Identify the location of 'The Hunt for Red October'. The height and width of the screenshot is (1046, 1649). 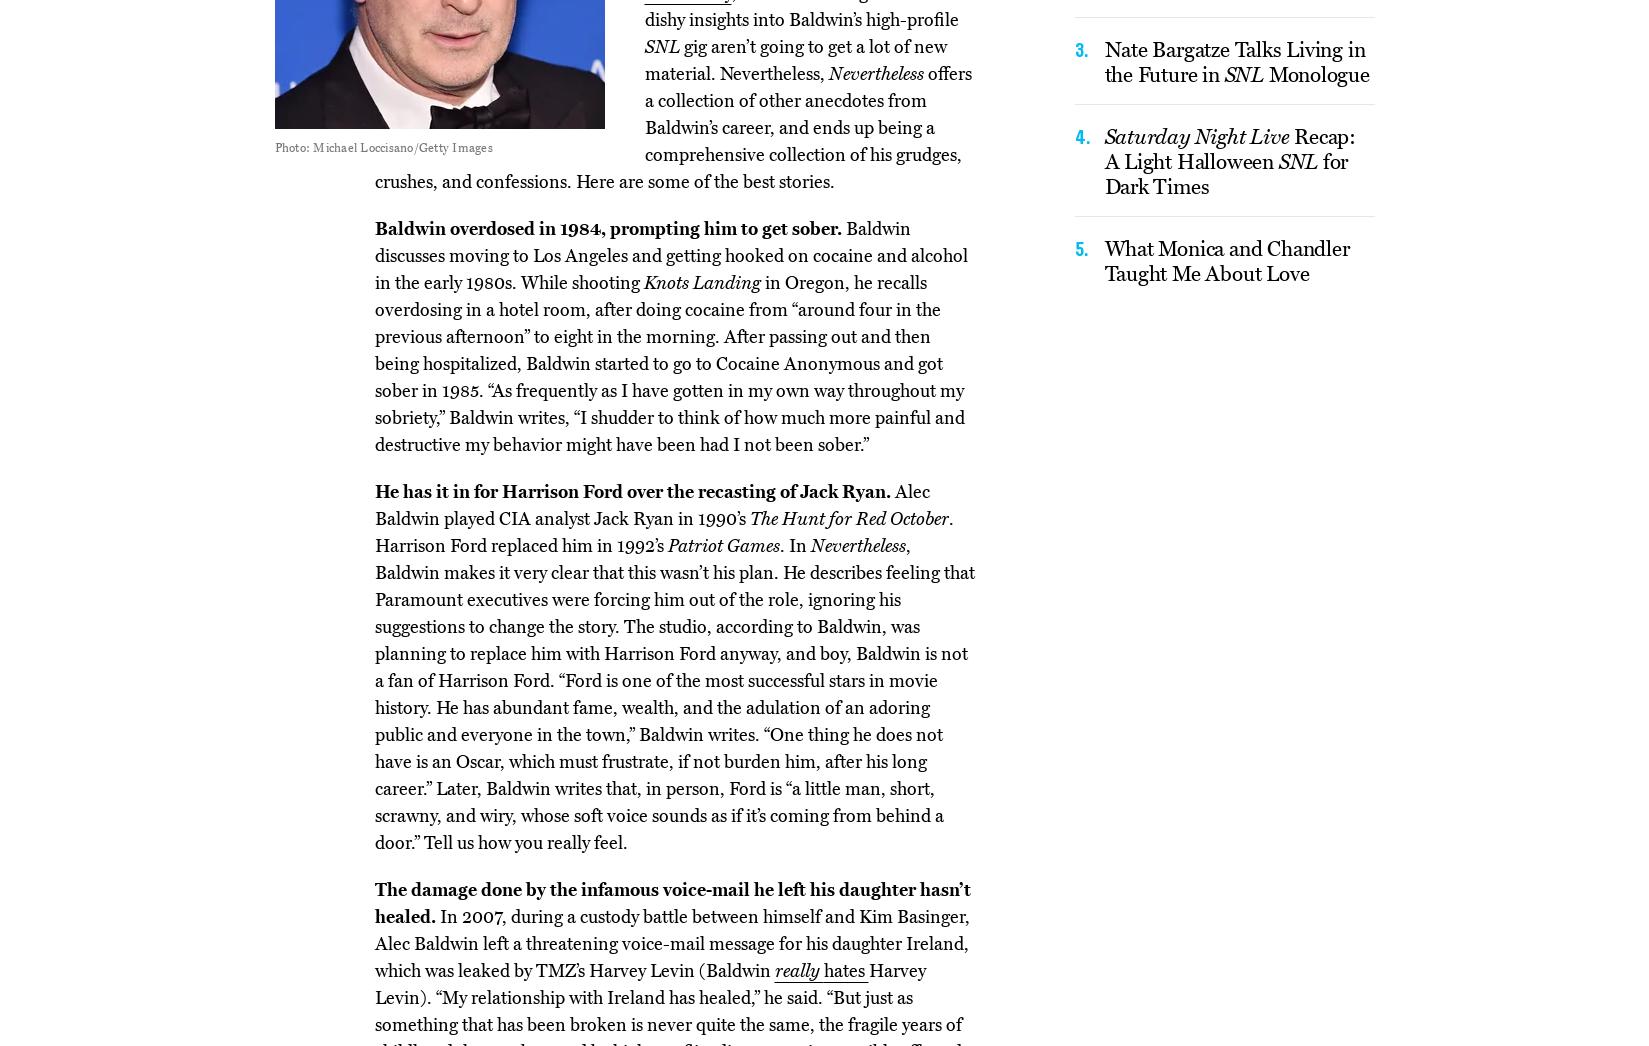
(847, 517).